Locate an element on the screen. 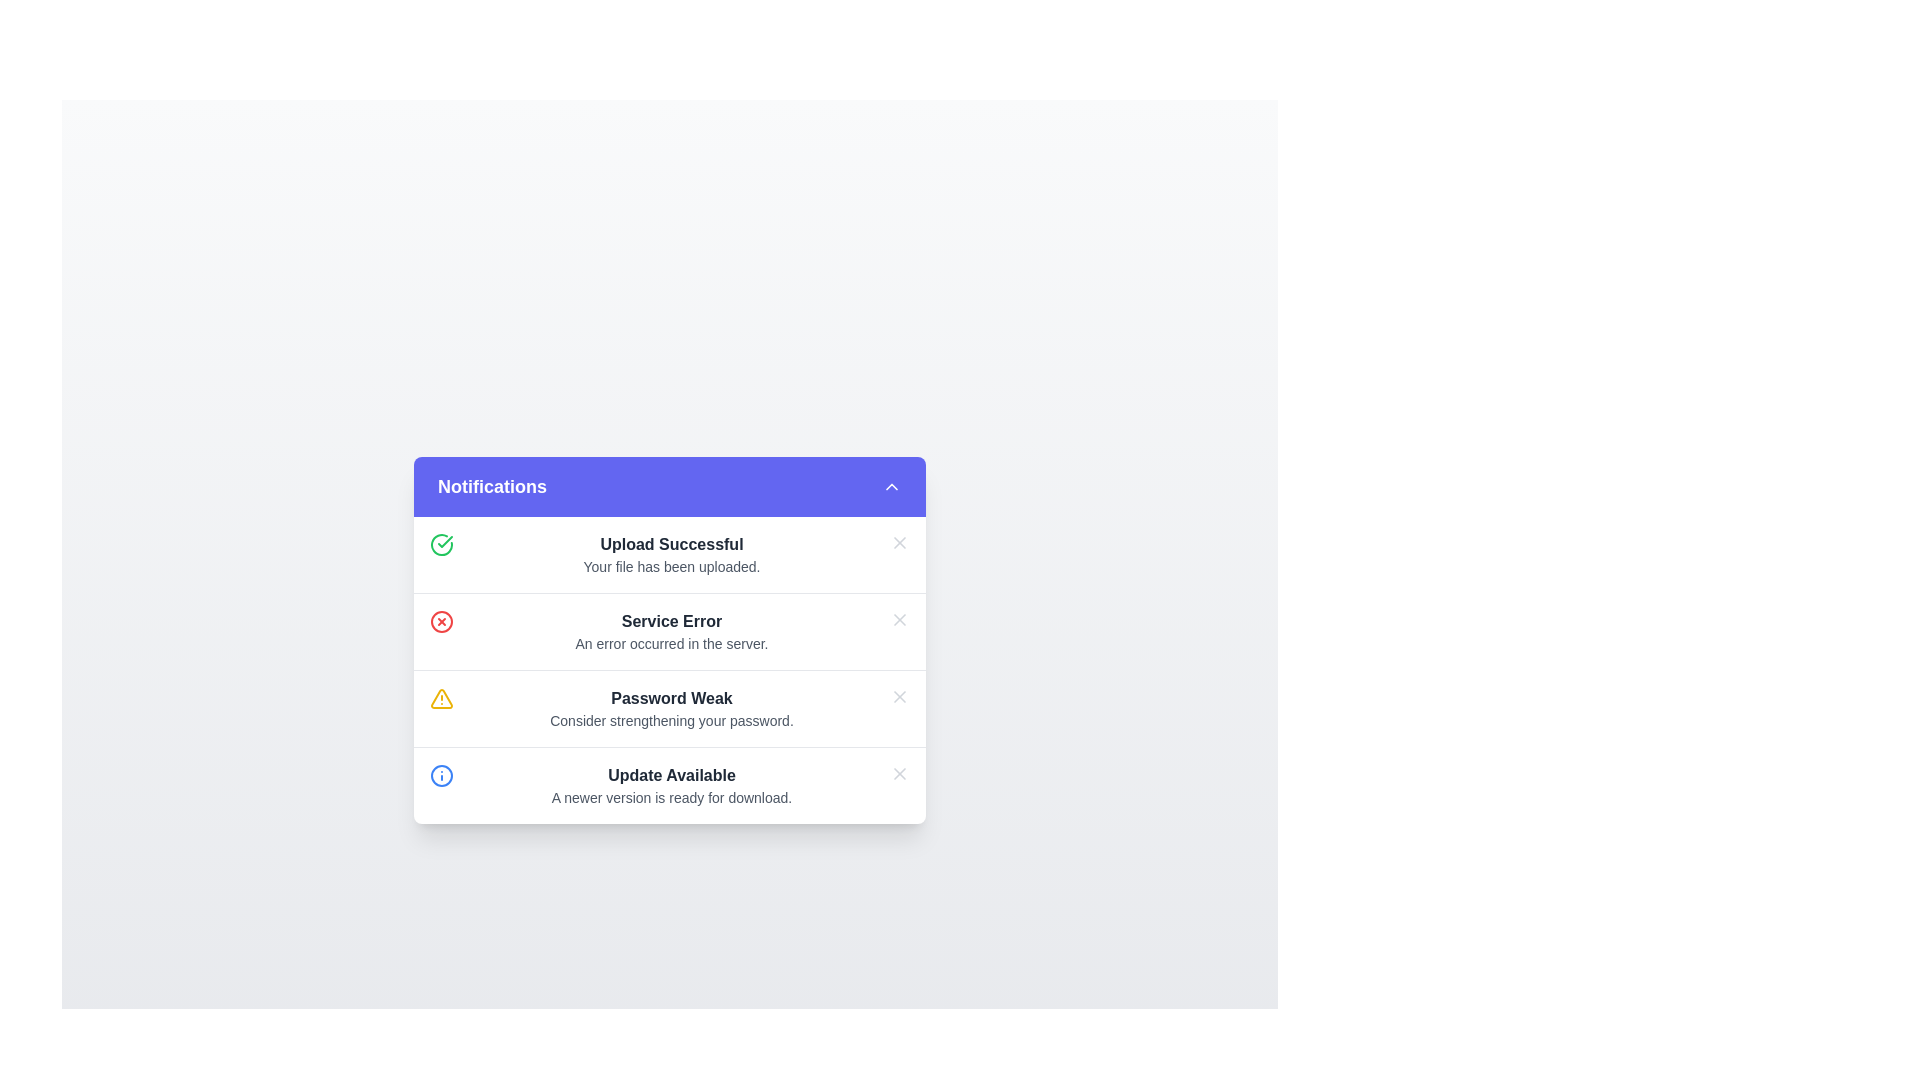 This screenshot has height=1080, width=1920. notification message display area that shows 'Update Available' in bold and 'A newer version is ready for download.' is located at coordinates (672, 784).